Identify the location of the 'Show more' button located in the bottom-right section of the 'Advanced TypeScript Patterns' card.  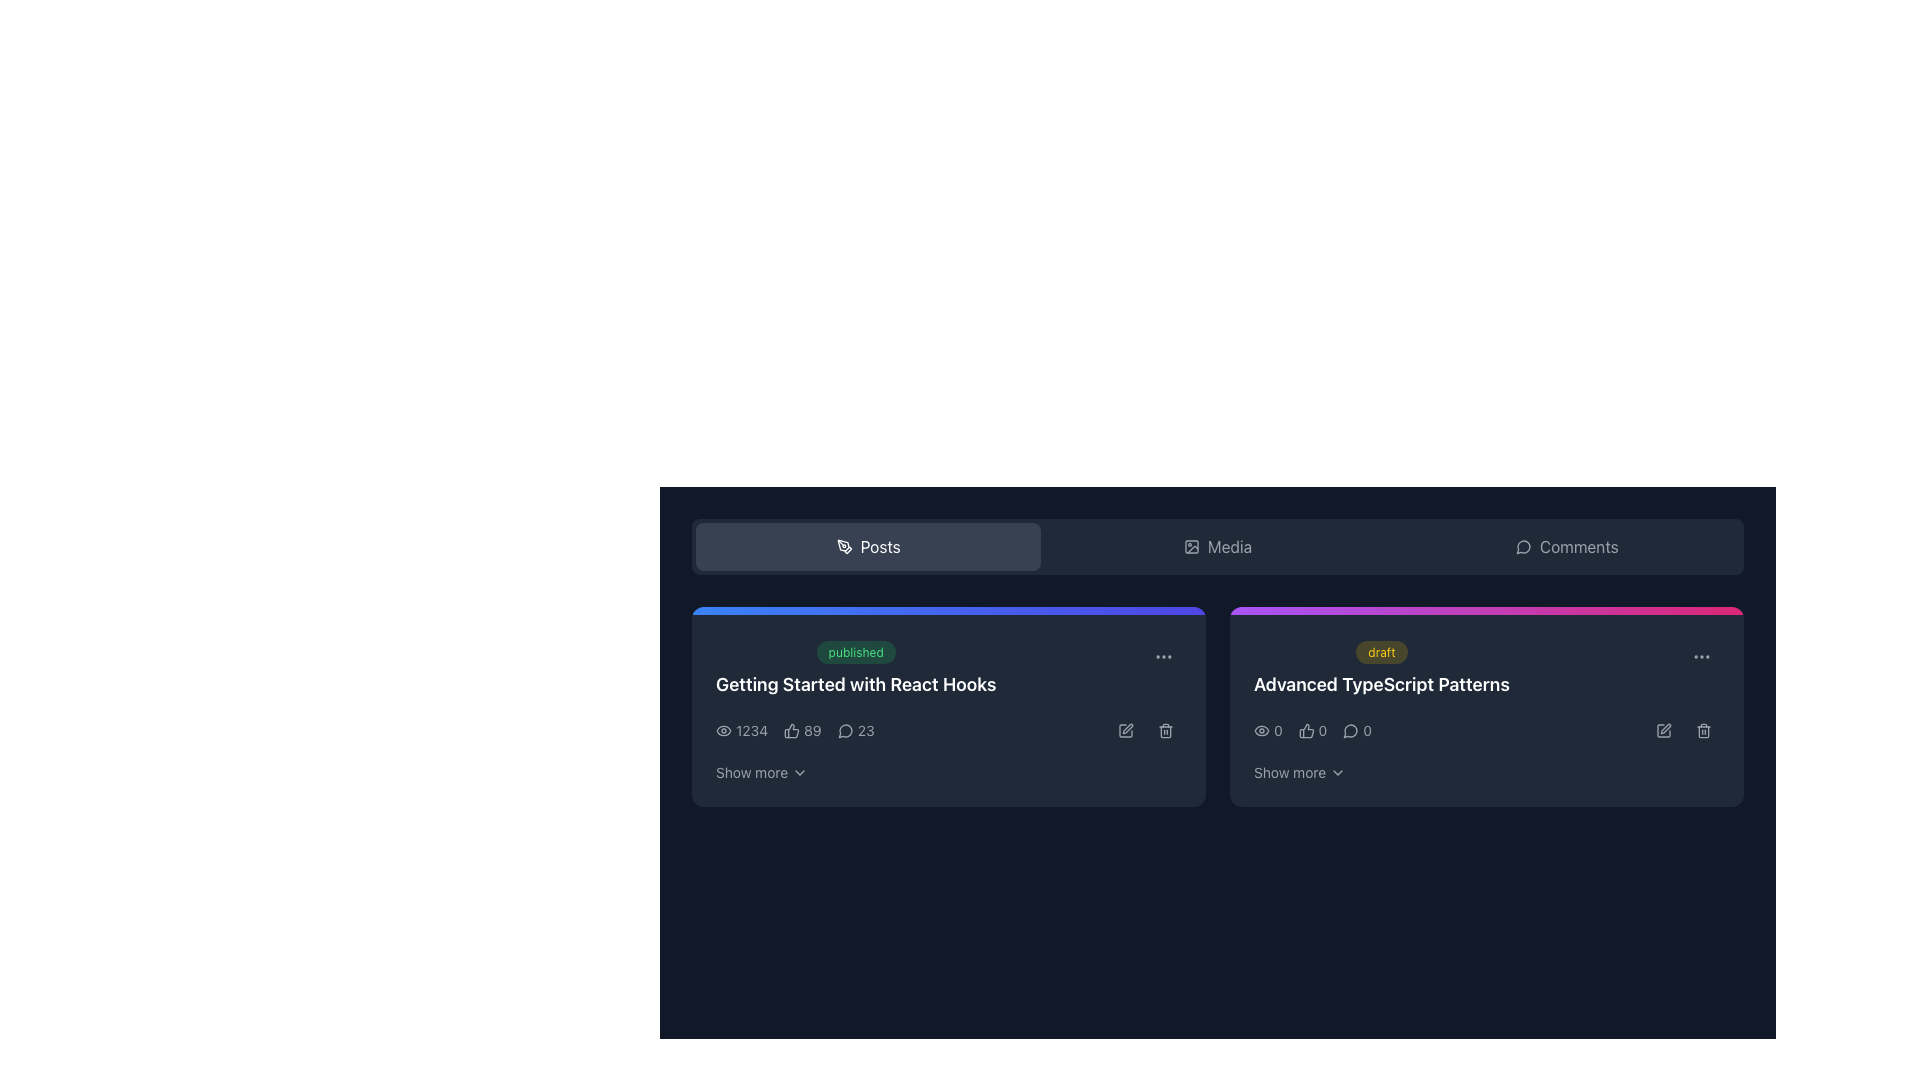
(1300, 771).